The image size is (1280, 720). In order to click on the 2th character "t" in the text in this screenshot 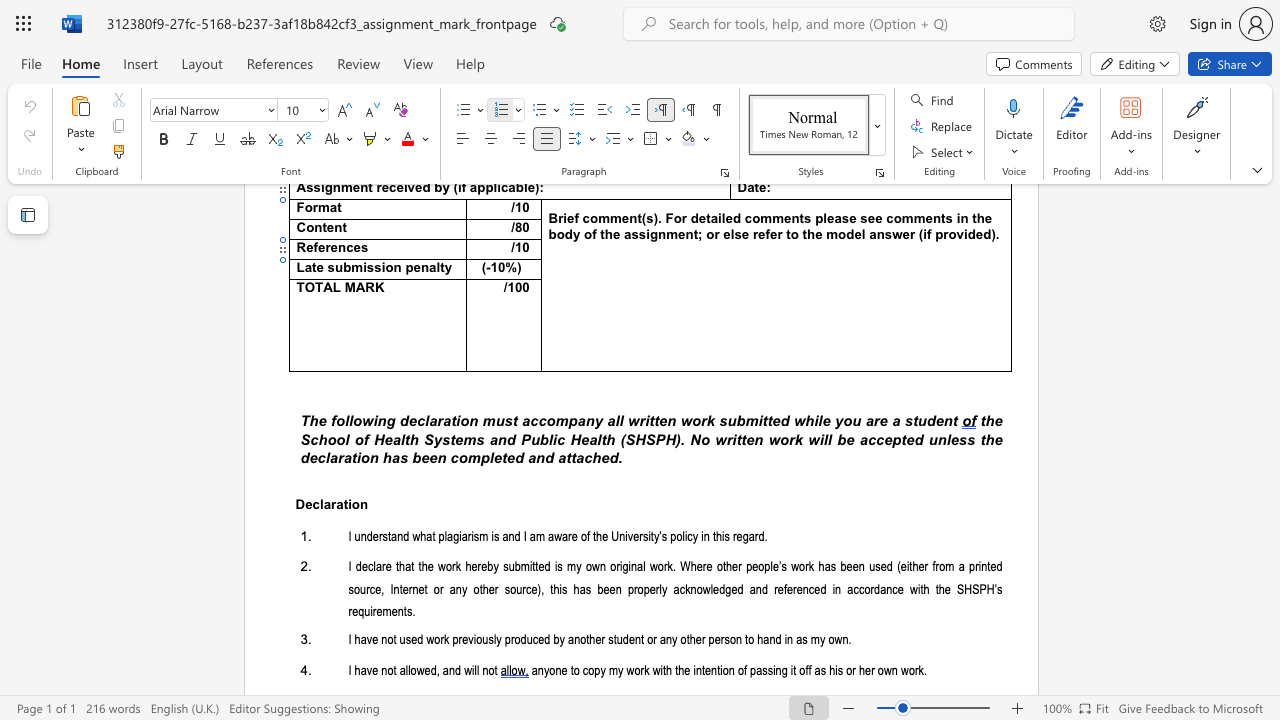, I will do `click(451, 438)`.